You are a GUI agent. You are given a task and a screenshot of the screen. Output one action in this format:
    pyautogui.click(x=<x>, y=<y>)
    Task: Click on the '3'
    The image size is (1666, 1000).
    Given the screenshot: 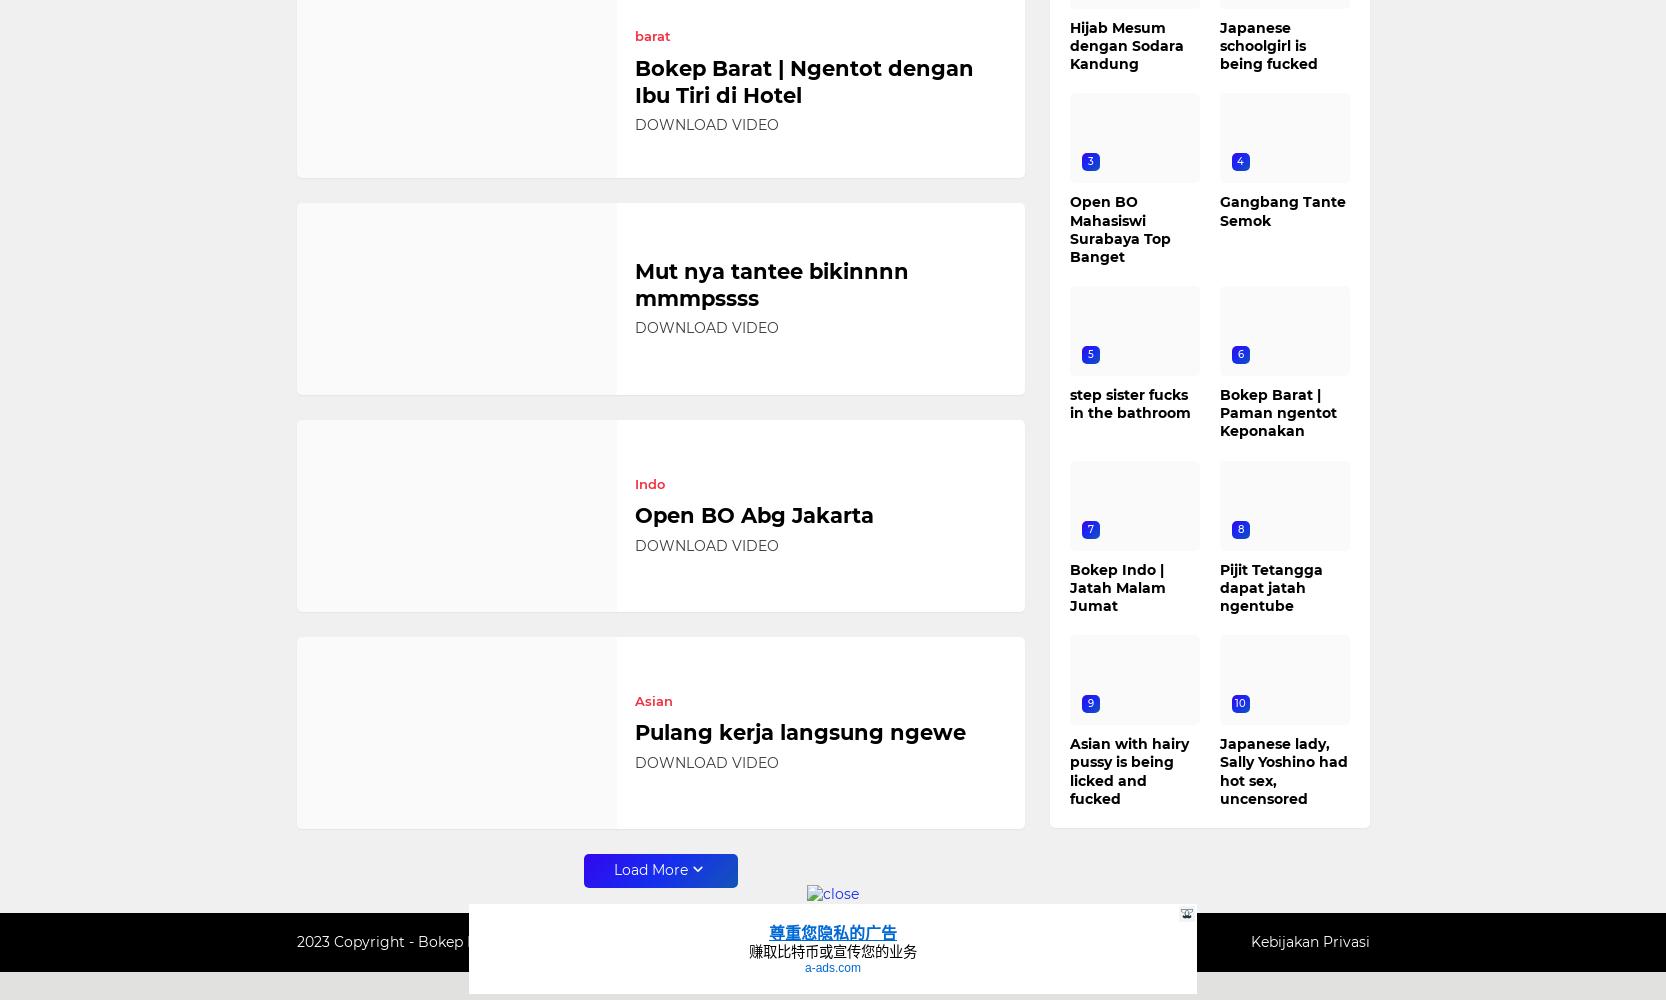 What is the action you would take?
    pyautogui.click(x=1090, y=161)
    